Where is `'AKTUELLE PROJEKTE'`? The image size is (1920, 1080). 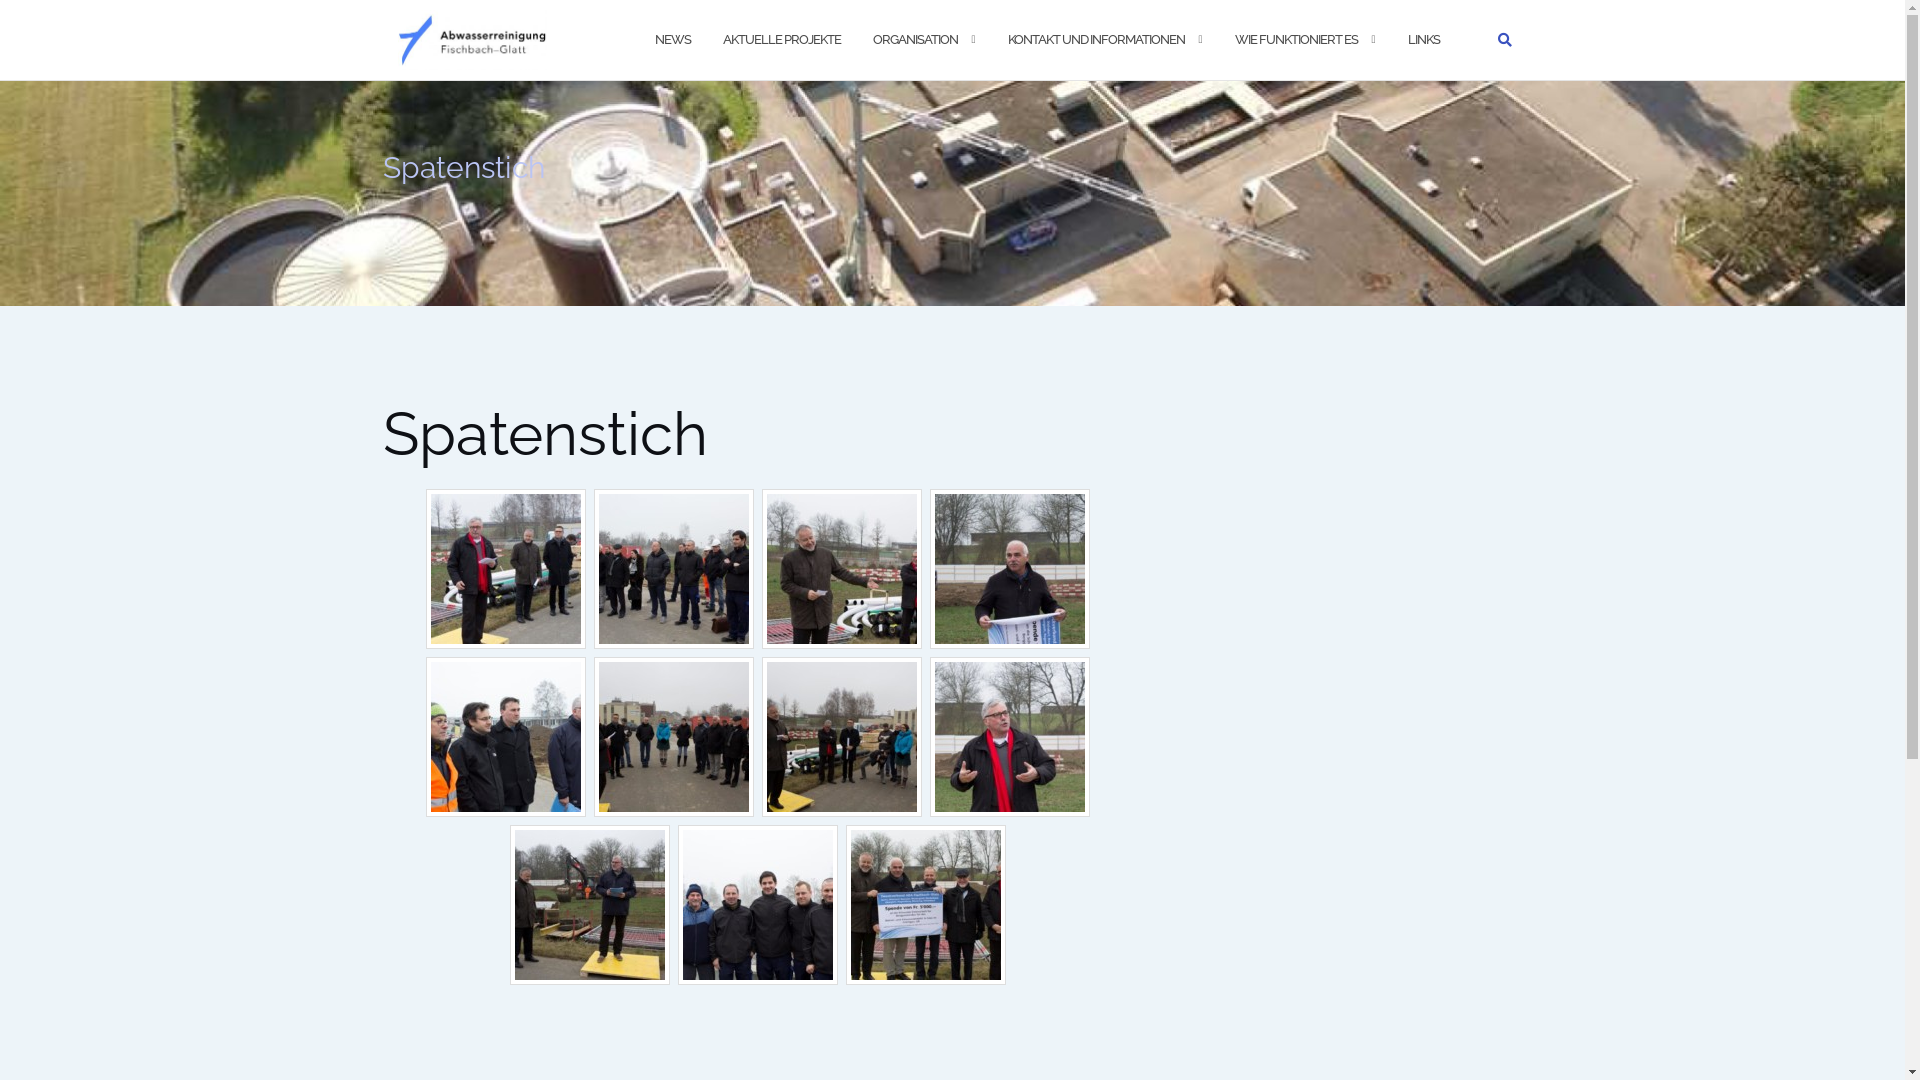
'AKTUELLE PROJEKTE' is located at coordinates (720, 40).